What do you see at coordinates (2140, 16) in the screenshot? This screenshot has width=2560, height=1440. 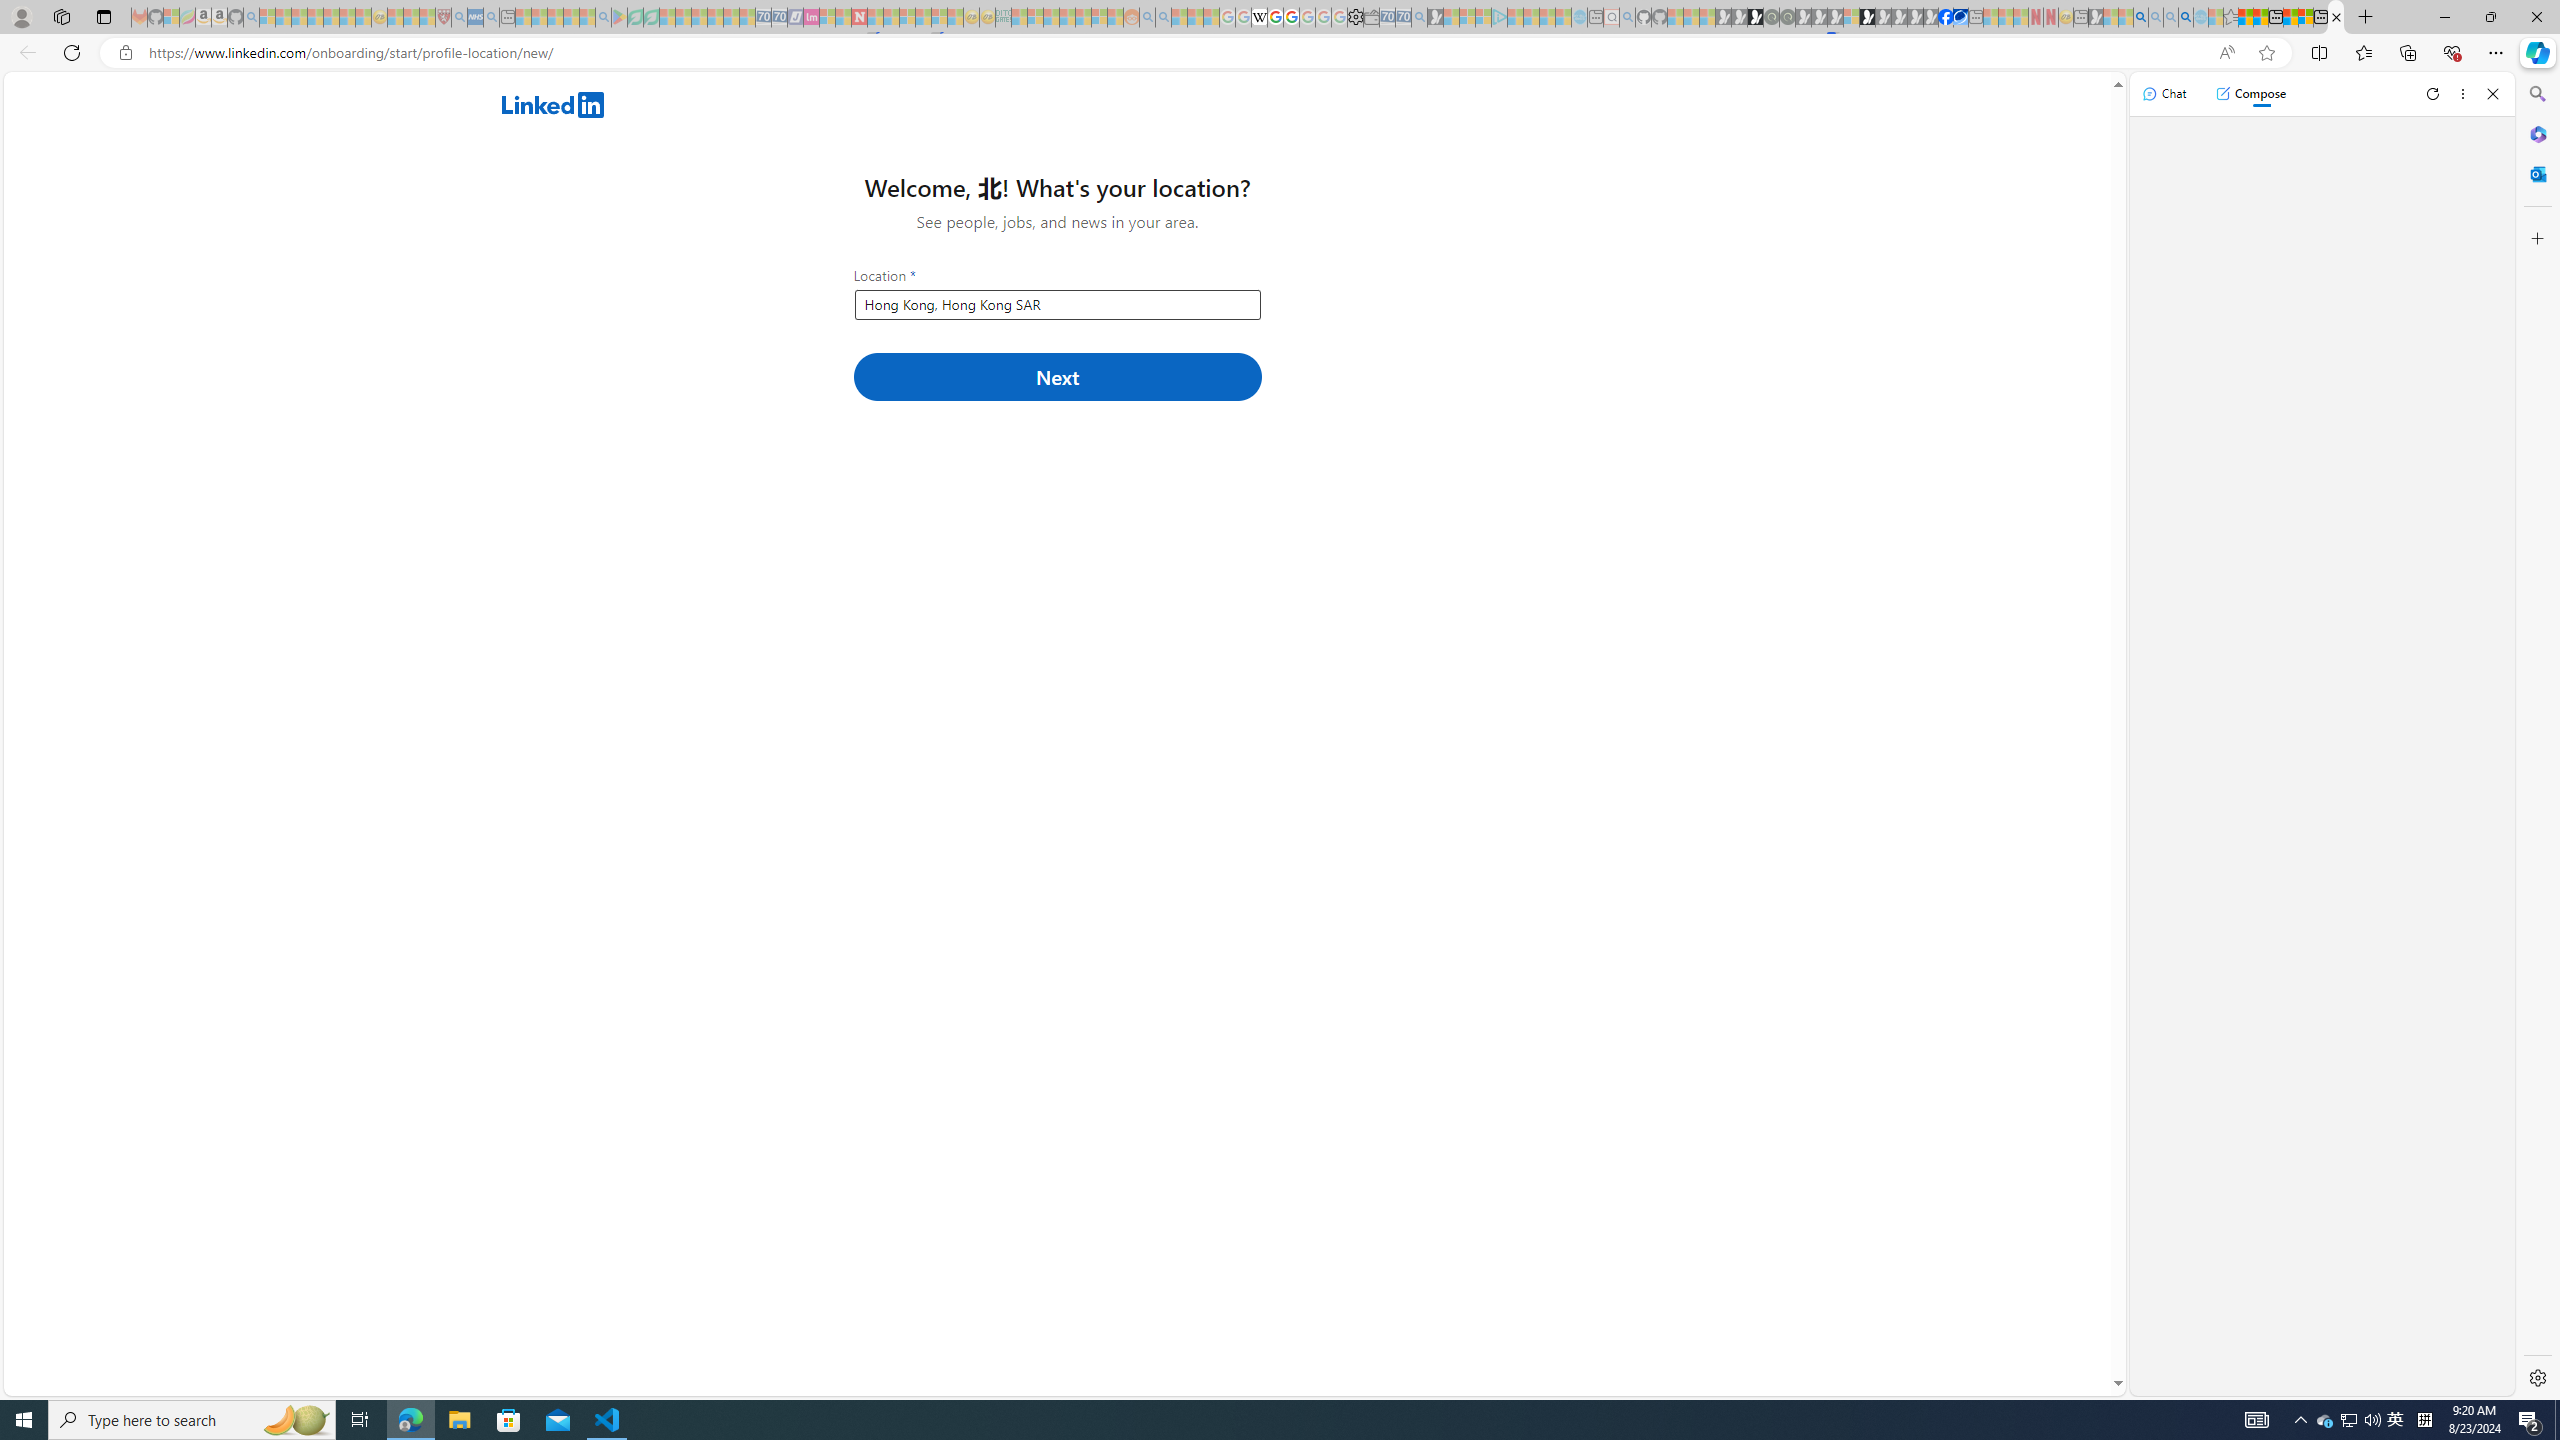 I see `'Bing AI - Search'` at bounding box center [2140, 16].